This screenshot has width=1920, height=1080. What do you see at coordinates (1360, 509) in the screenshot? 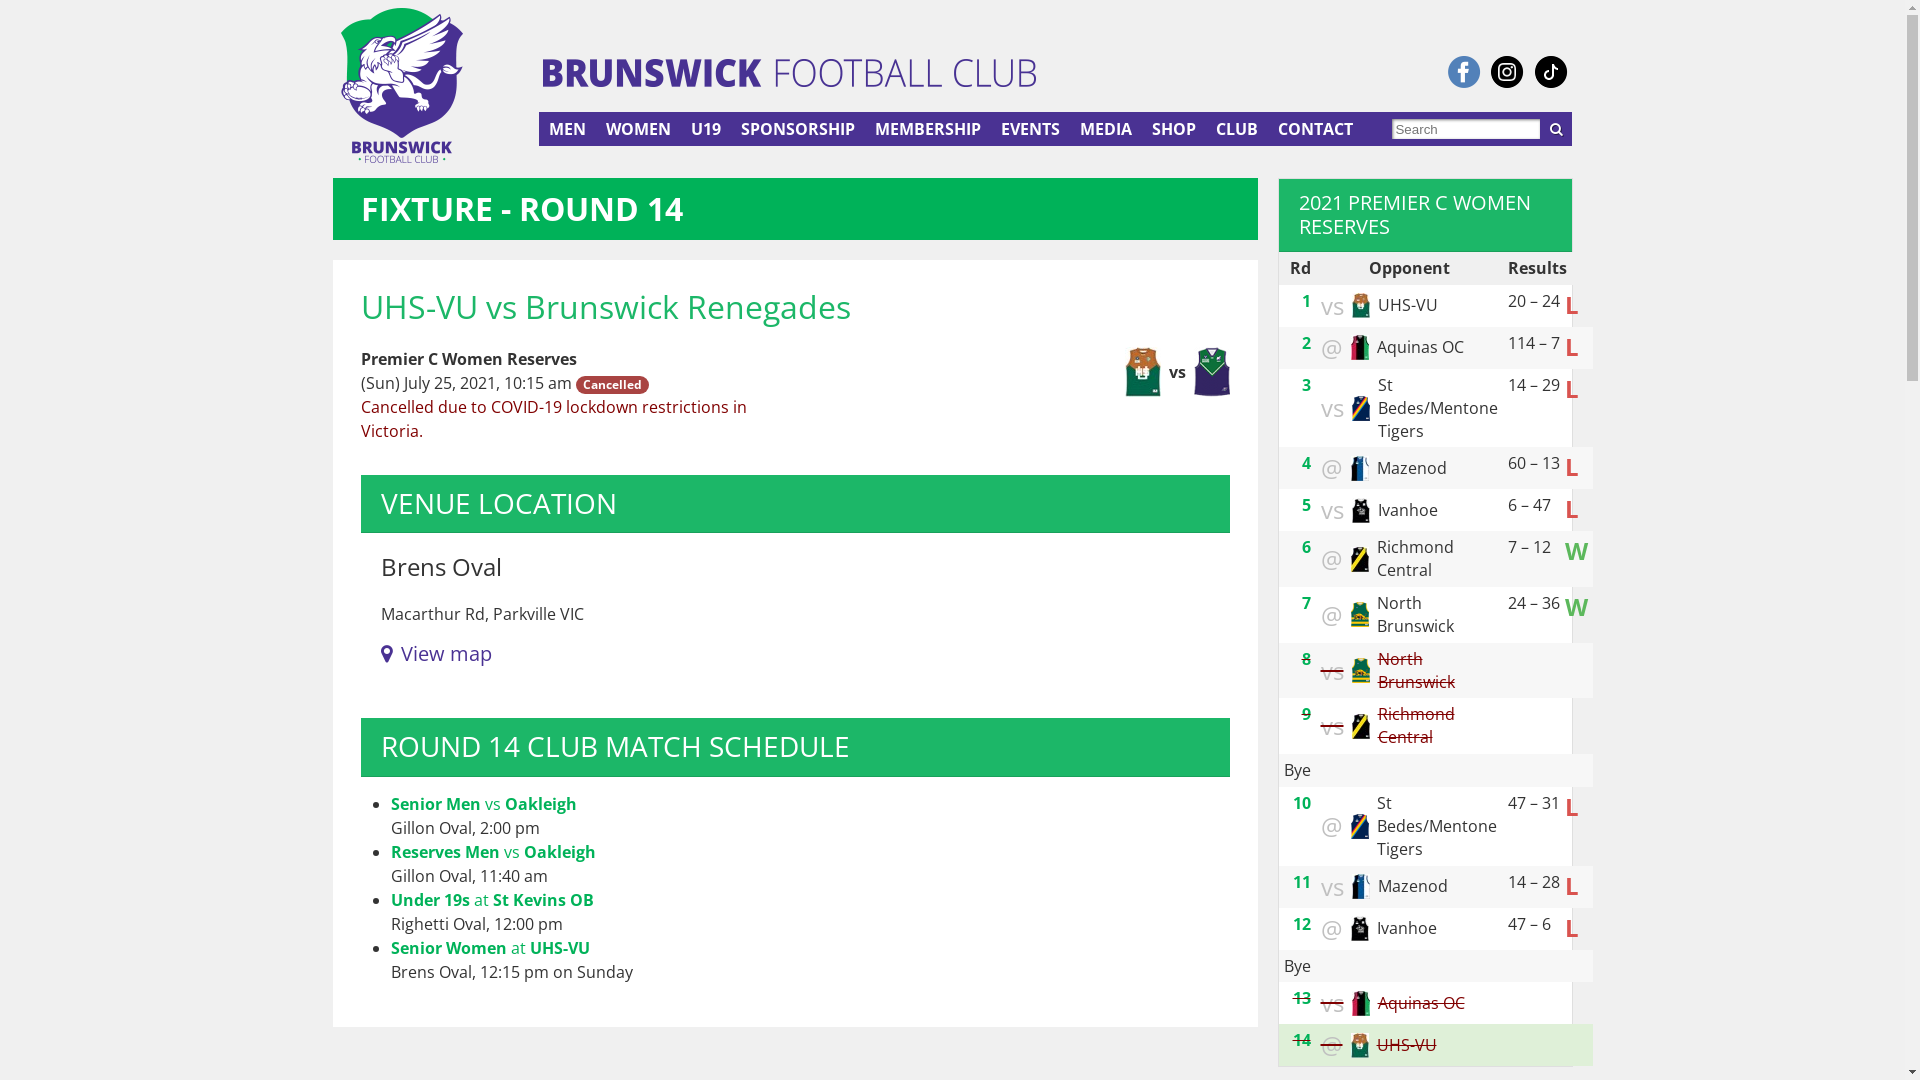
I see `'Ivanhoe'` at bounding box center [1360, 509].